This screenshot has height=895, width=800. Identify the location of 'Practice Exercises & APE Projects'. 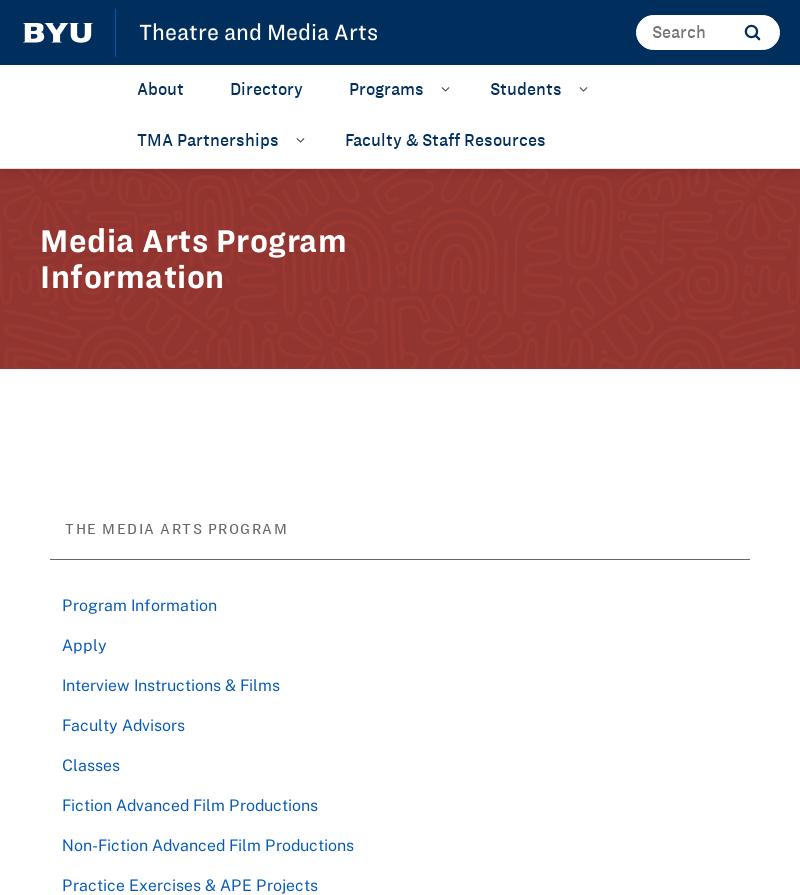
(189, 882).